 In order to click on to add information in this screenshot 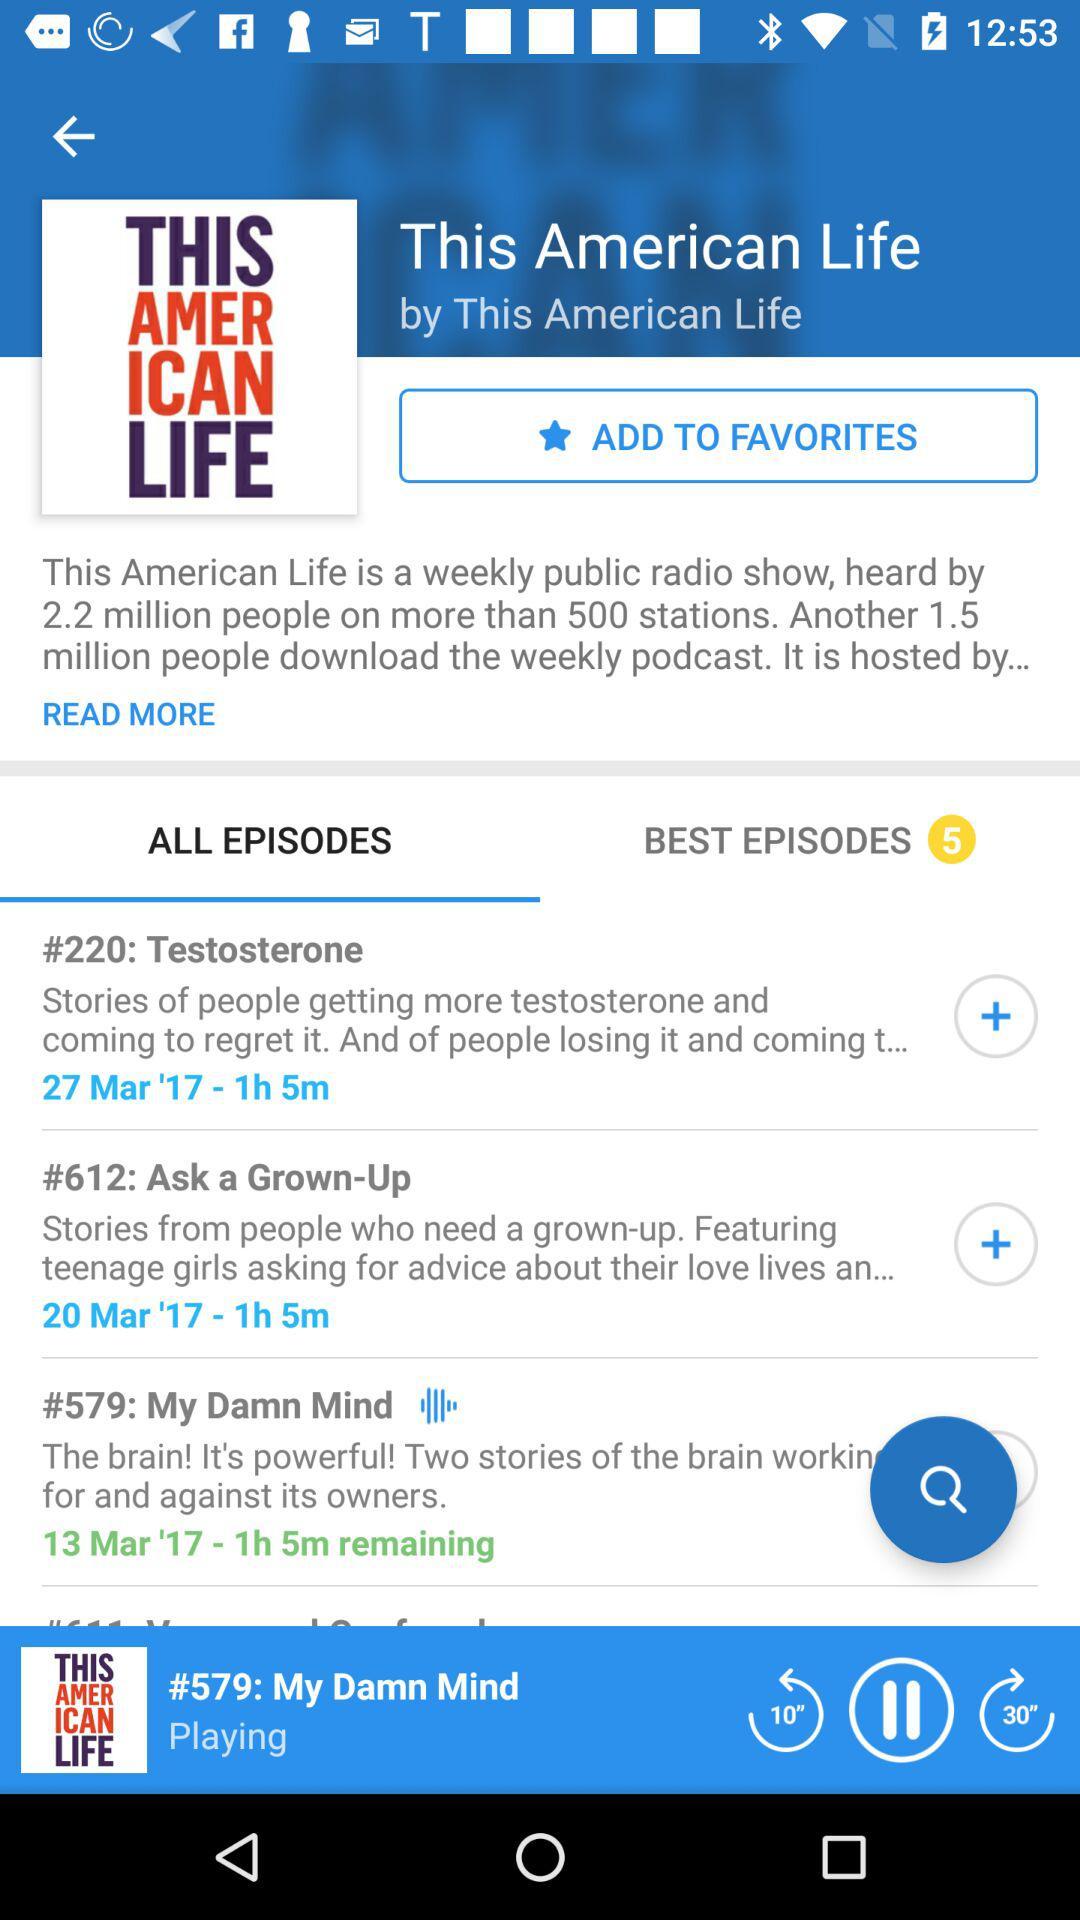, I will do `click(995, 1243)`.